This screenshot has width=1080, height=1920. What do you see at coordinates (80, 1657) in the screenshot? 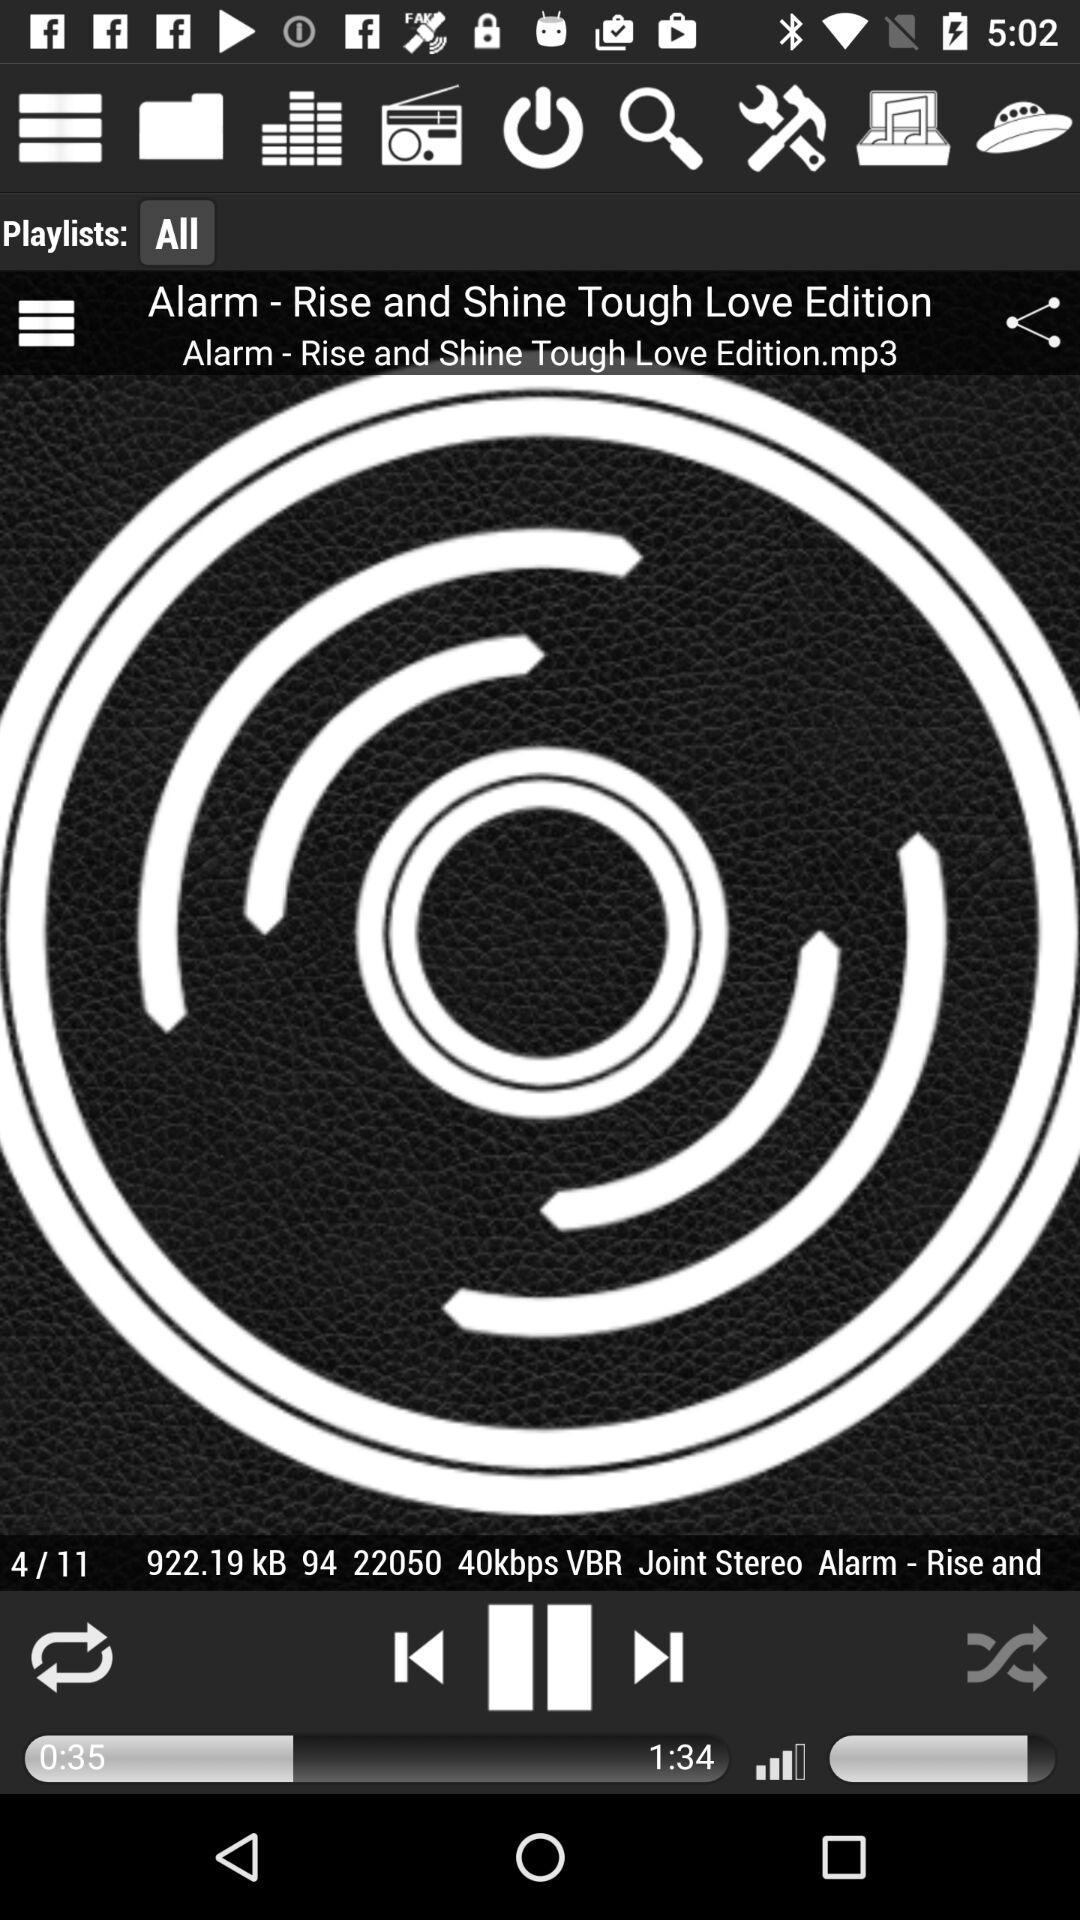
I see `the repeat icon` at bounding box center [80, 1657].